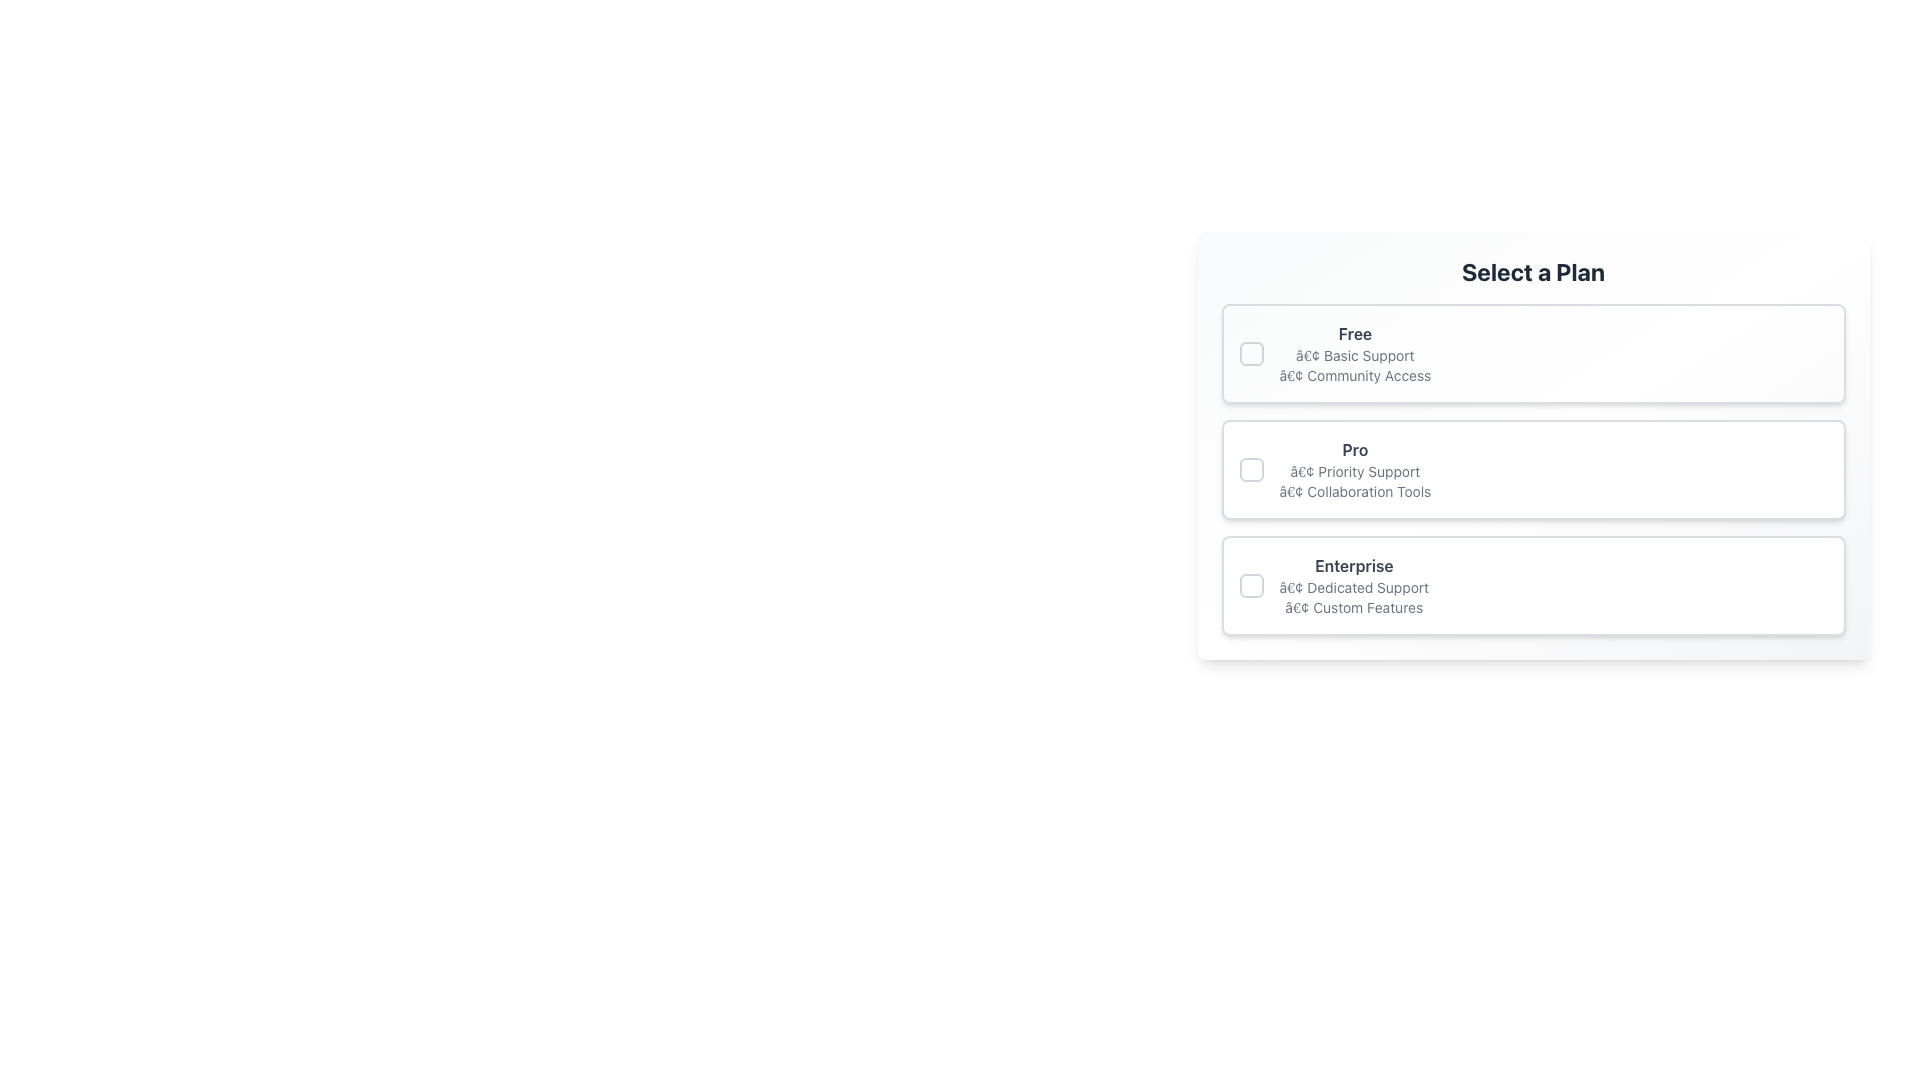  I want to click on the 'Collaboration Tools' text label within the 'Pro' subscription plan card in the 'Select a Plan' section, which is positioned below the '• Priority Support' text, so click(1355, 492).